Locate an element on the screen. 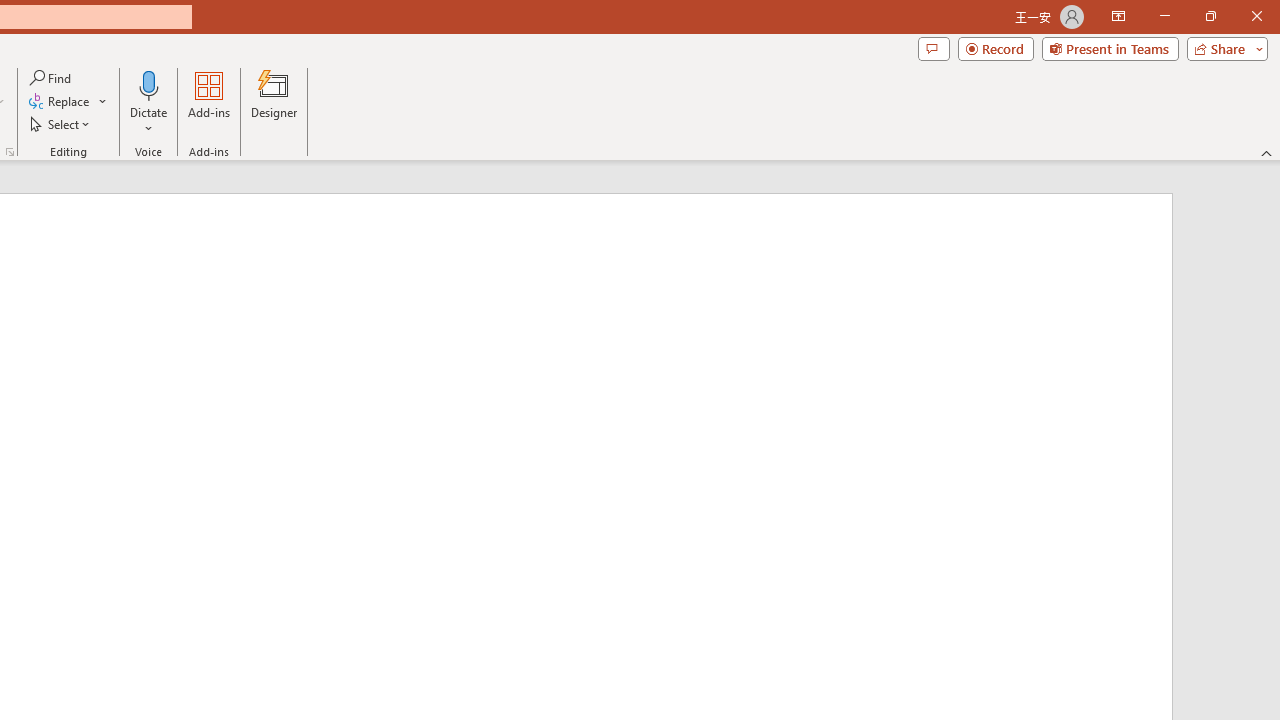  'Replace...' is located at coordinates (69, 101).